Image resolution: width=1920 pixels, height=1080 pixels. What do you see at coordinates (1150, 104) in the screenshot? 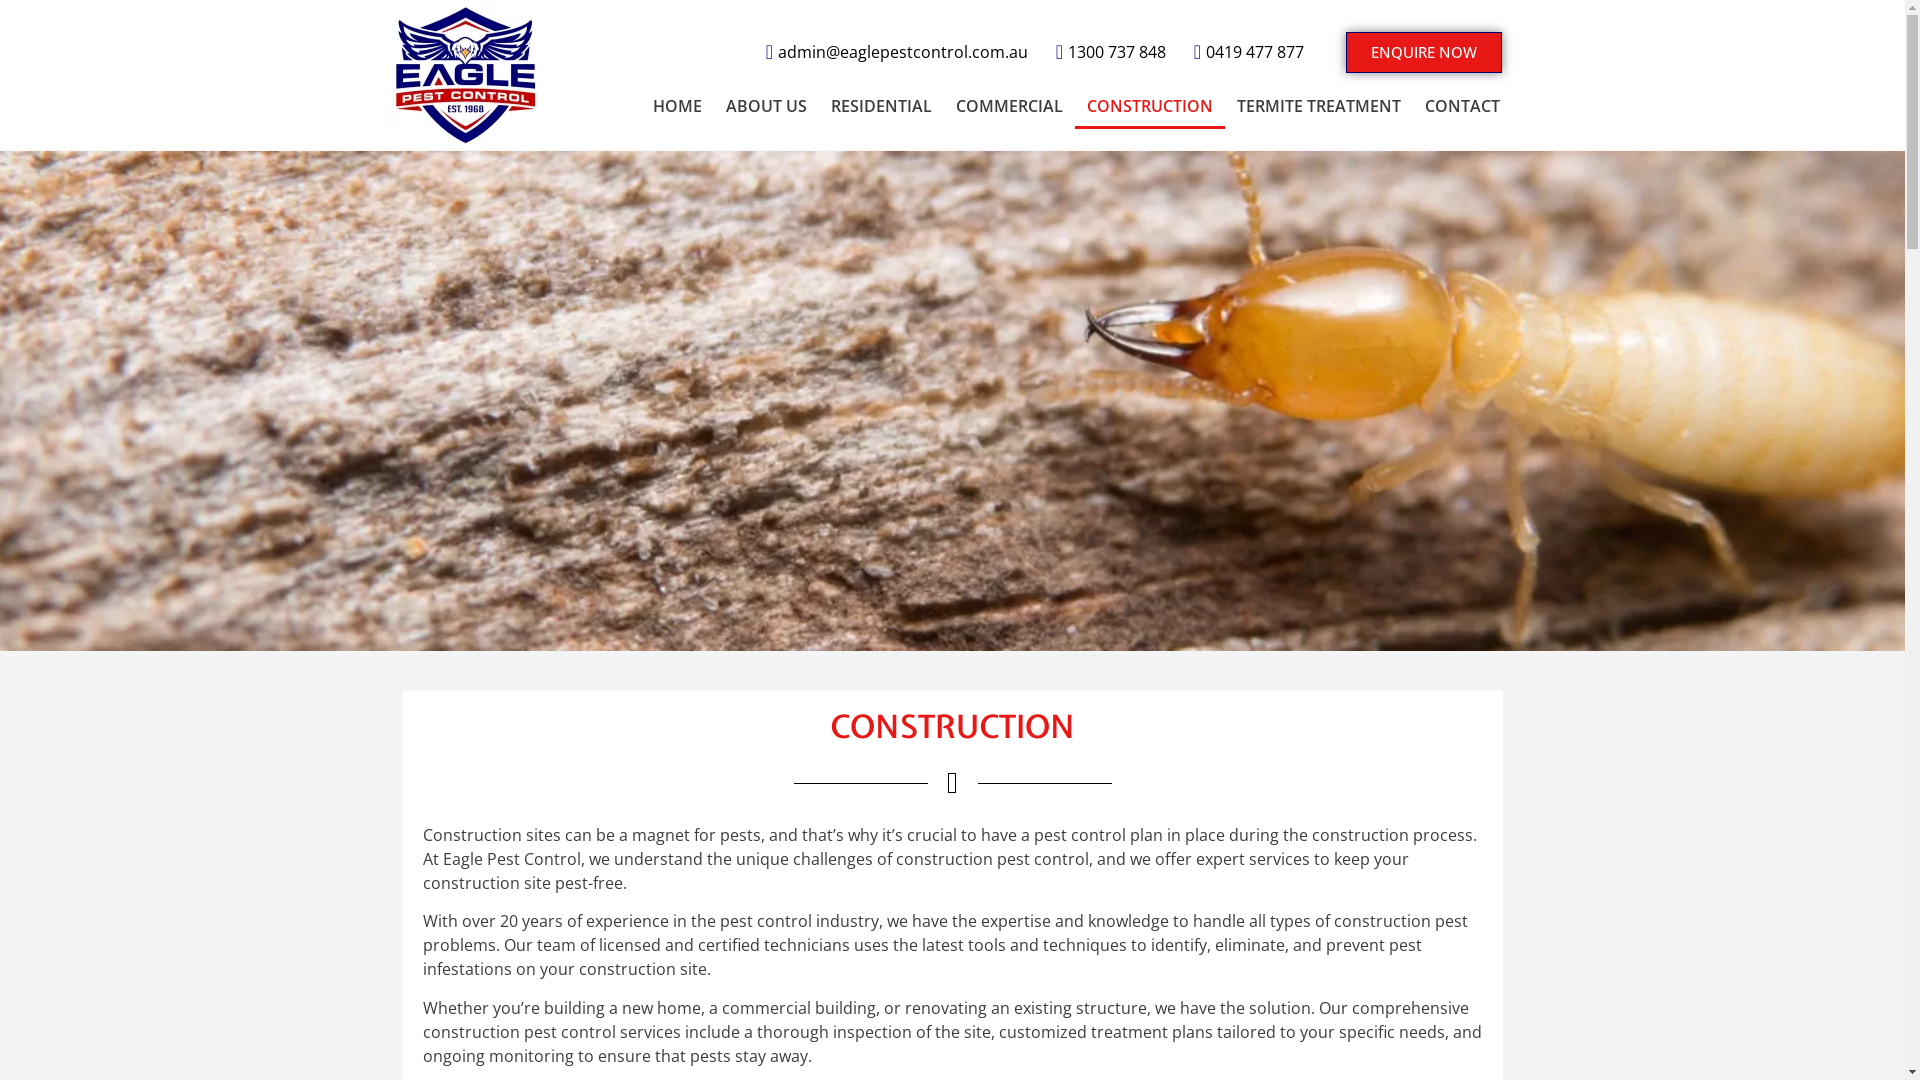
I see `'CONSTRUCTION'` at bounding box center [1150, 104].